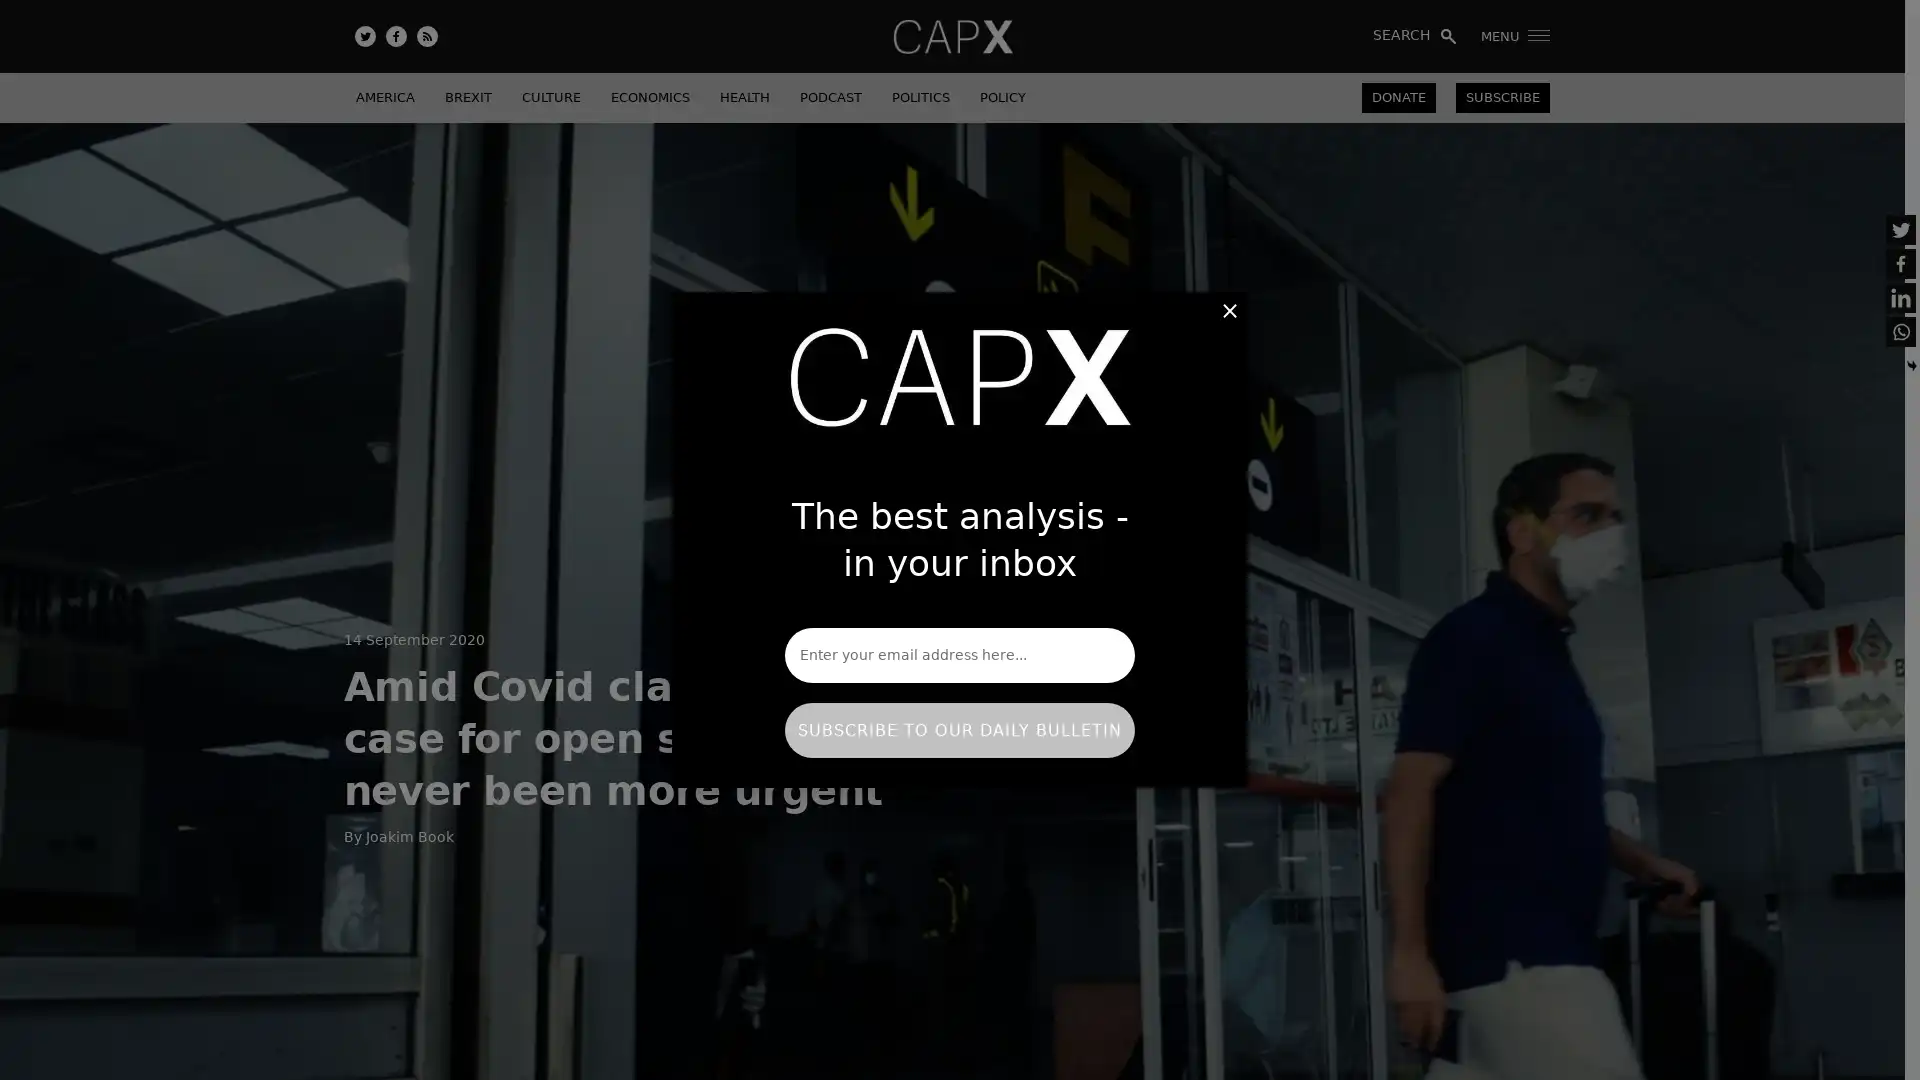 This screenshot has width=1920, height=1080. I want to click on SUBSCRIBE TO OUR DAILY BULLETIN, so click(960, 729).